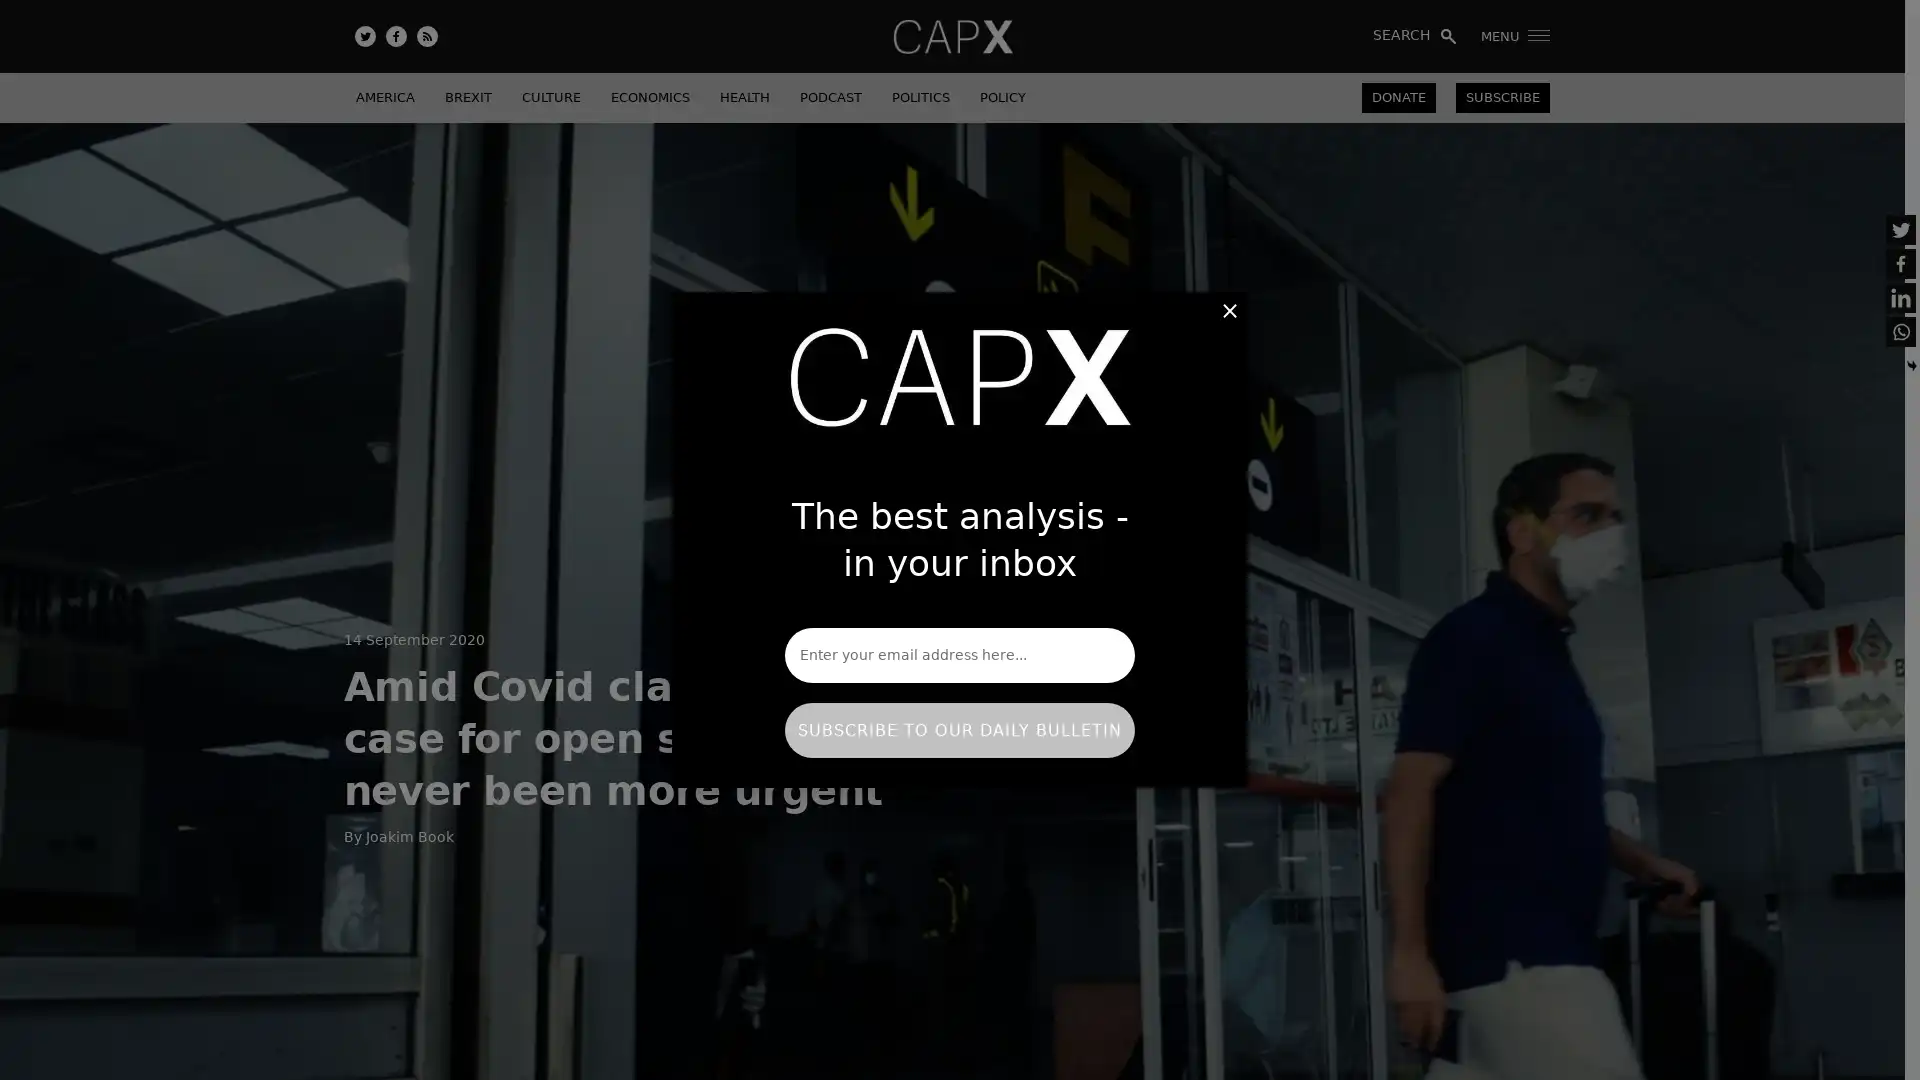 This screenshot has width=1920, height=1080. I want to click on SUBSCRIBE TO OUR DAILY BULLETIN, so click(960, 729).